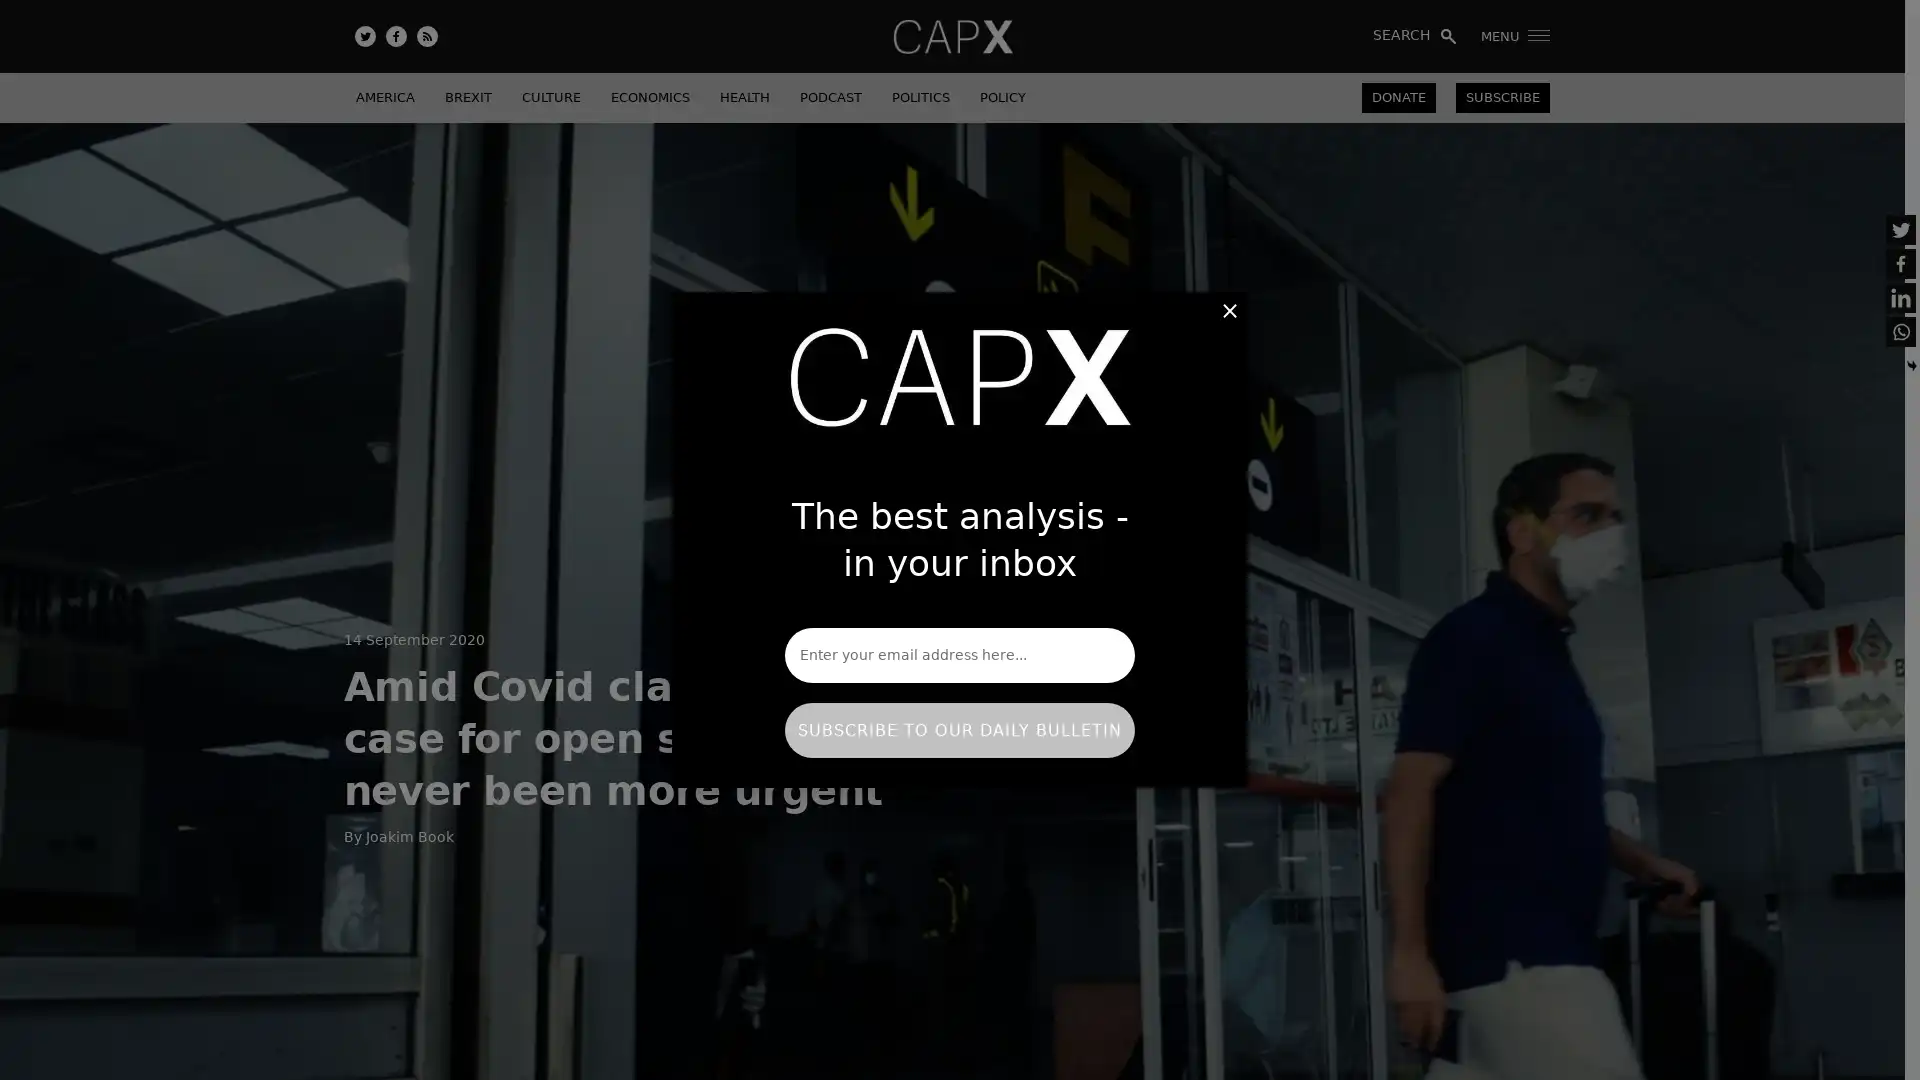 This screenshot has width=1920, height=1080. I want to click on SUBSCRIBE TO OUR DAILY BULLETIN, so click(960, 729).